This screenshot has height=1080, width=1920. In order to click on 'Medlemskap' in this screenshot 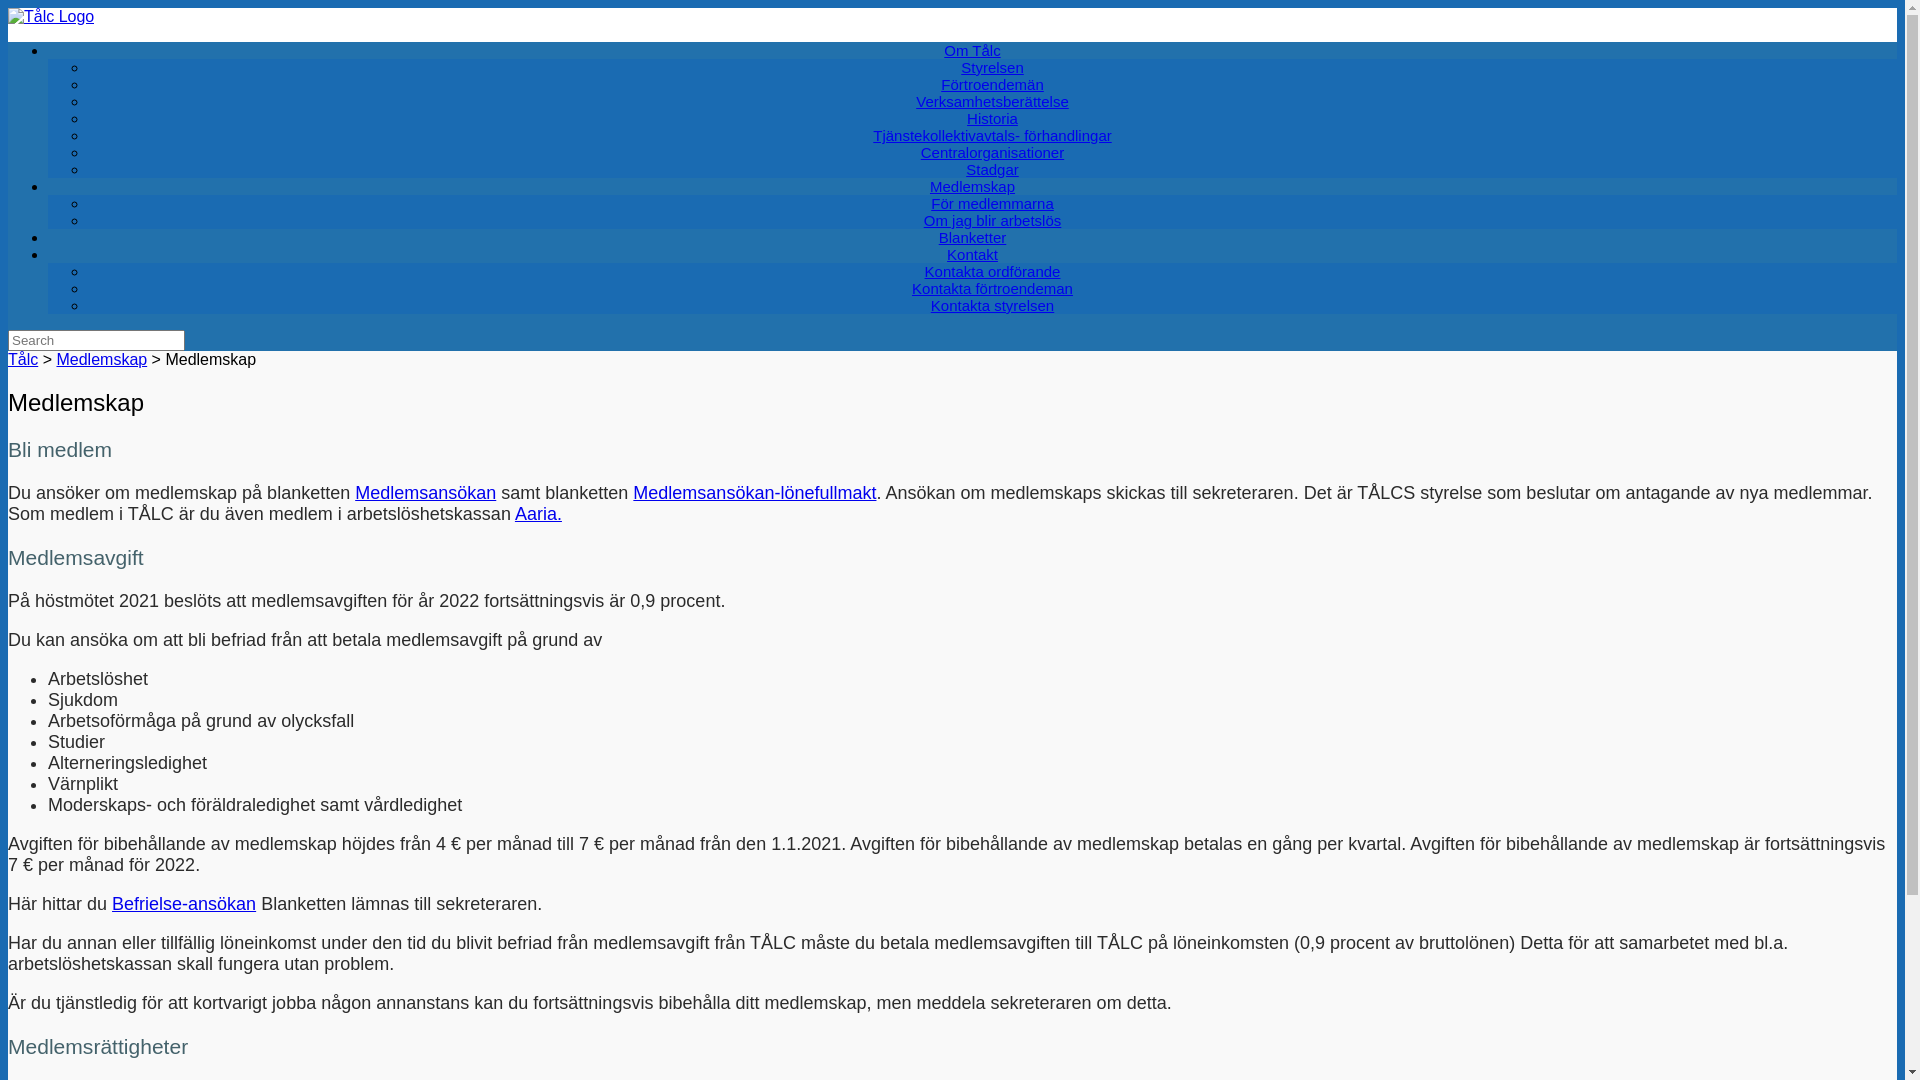, I will do `click(972, 186)`.